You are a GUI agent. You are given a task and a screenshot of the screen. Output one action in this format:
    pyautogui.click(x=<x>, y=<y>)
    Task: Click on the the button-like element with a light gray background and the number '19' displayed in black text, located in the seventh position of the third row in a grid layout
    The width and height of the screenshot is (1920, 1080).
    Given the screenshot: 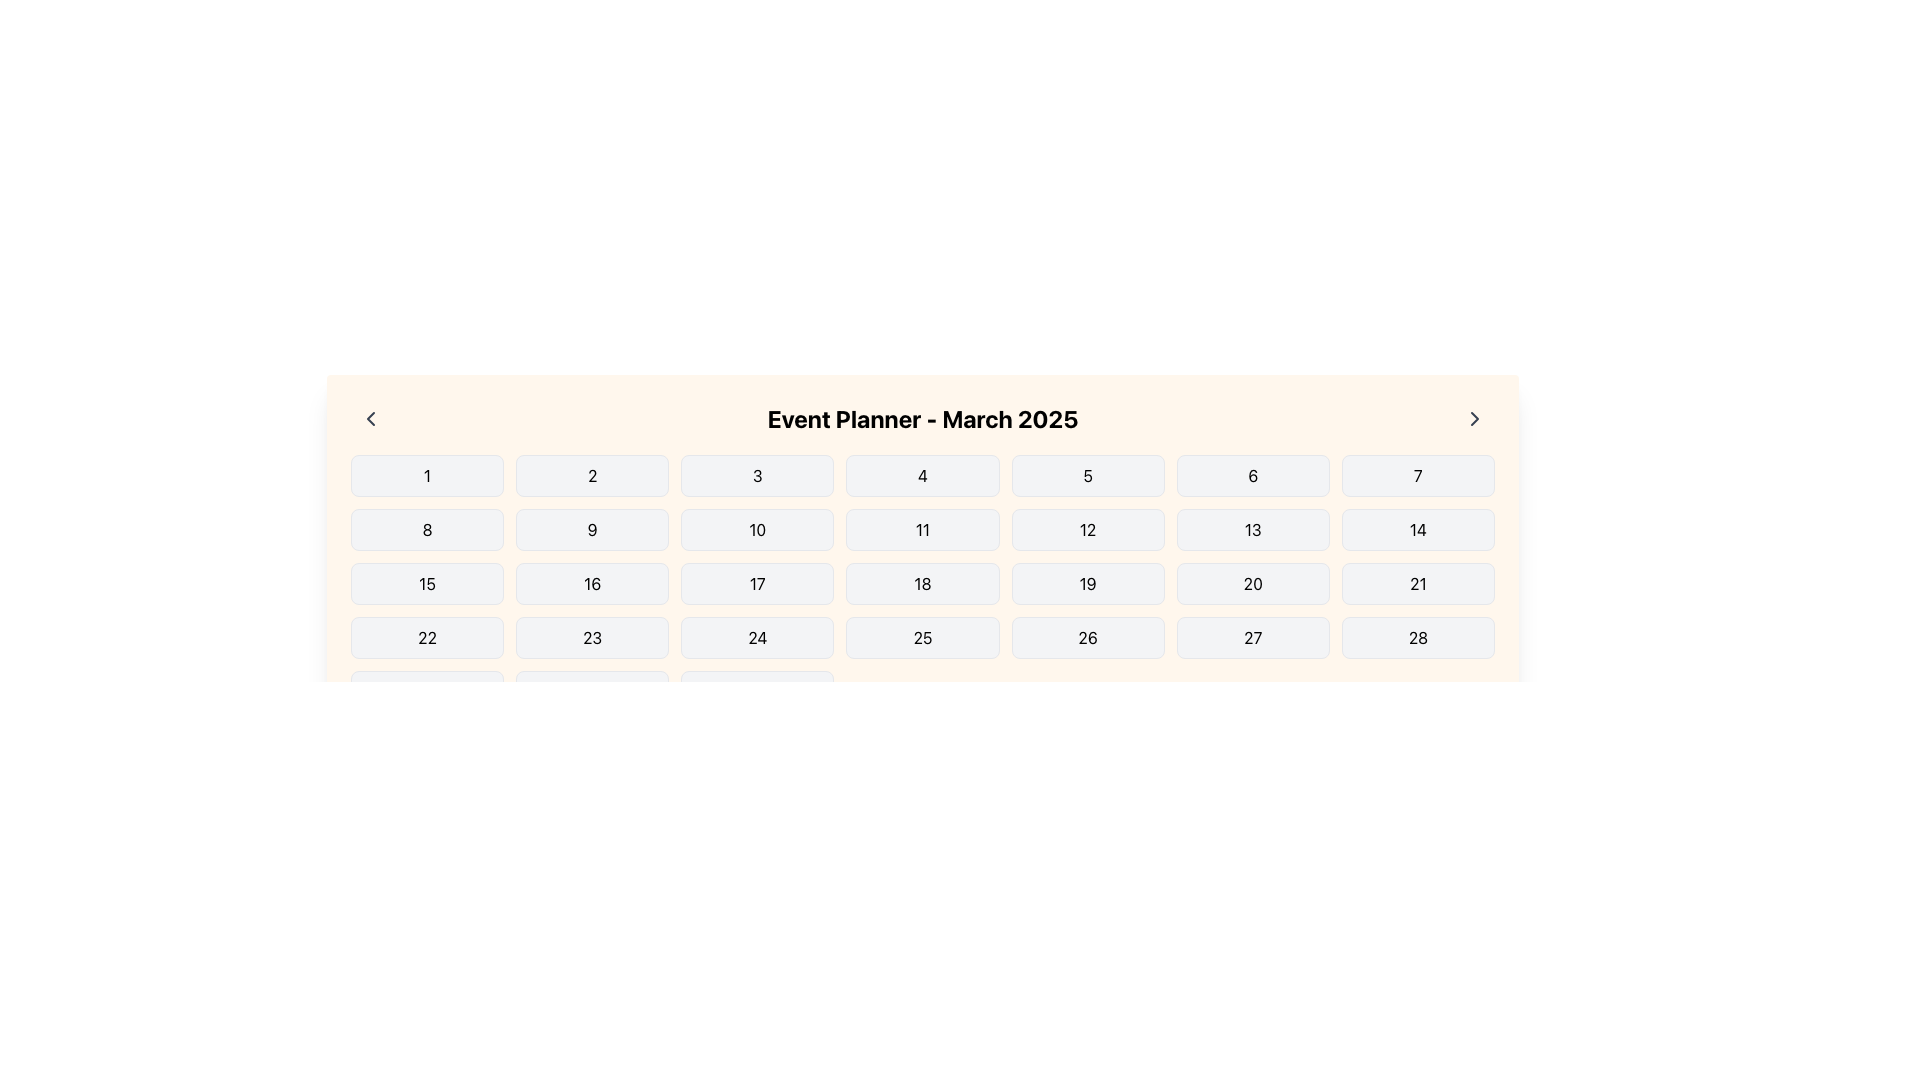 What is the action you would take?
    pyautogui.click(x=1087, y=583)
    